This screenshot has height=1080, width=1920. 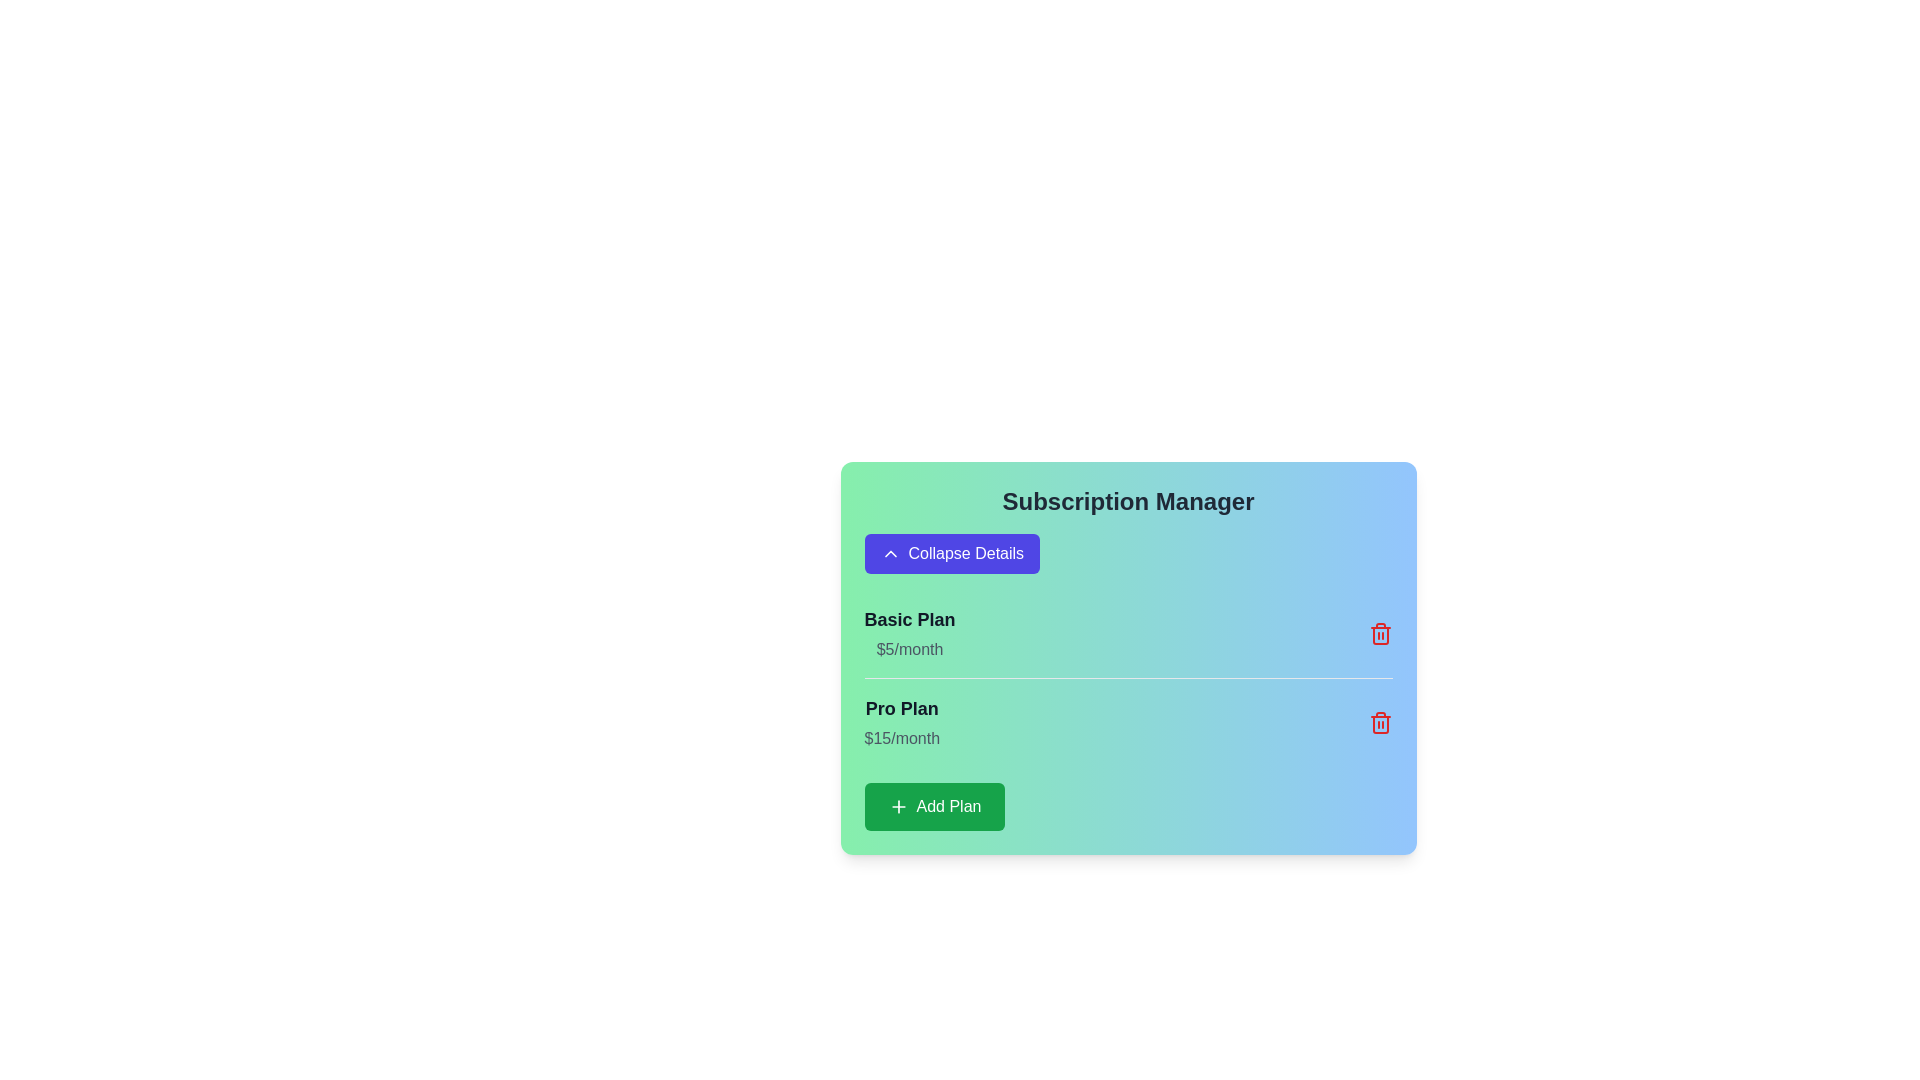 What do you see at coordinates (1128, 709) in the screenshot?
I see `the Composite element displaying subscription plans, which includes 'Basic Plan' and 'Pro Plan' with their respective prices and delete icons` at bounding box center [1128, 709].